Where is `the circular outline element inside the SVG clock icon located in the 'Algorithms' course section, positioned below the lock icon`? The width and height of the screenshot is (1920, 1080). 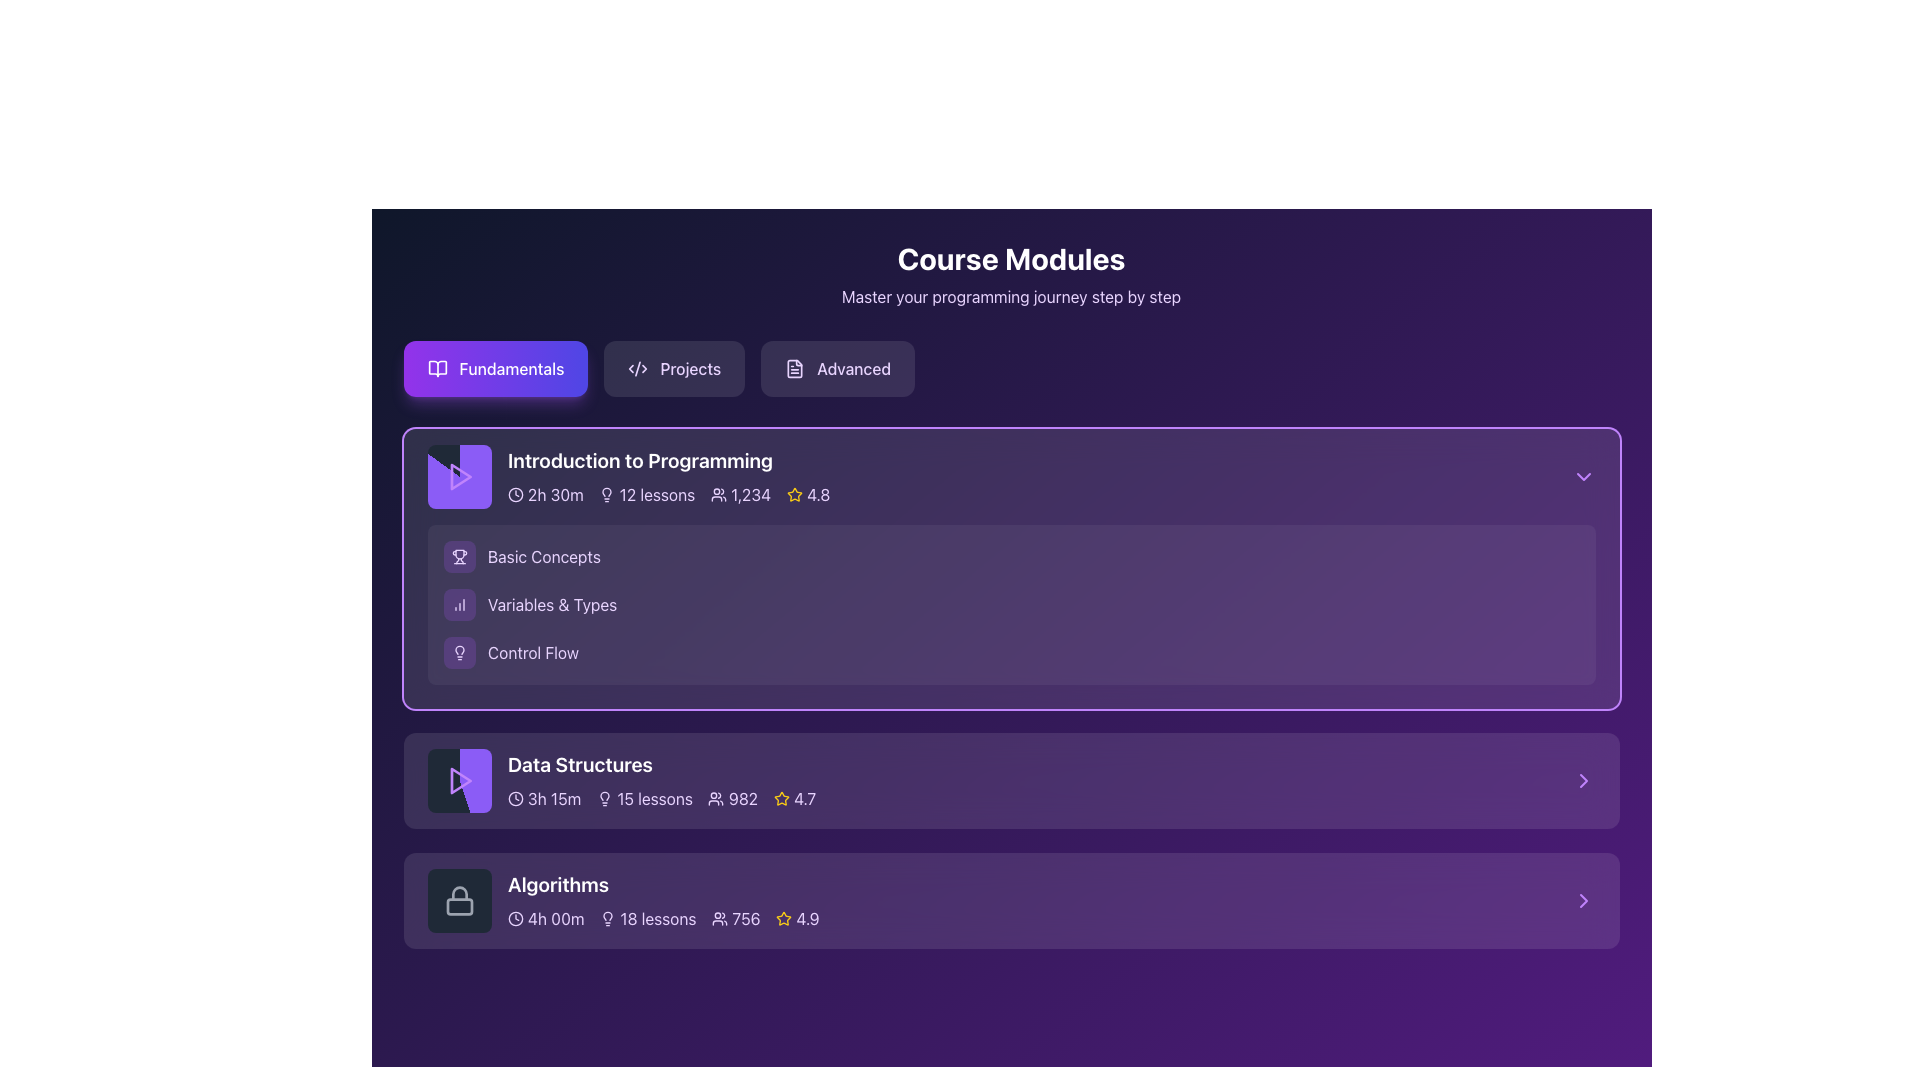 the circular outline element inside the SVG clock icon located in the 'Algorithms' course section, positioned below the lock icon is located at coordinates (515, 918).